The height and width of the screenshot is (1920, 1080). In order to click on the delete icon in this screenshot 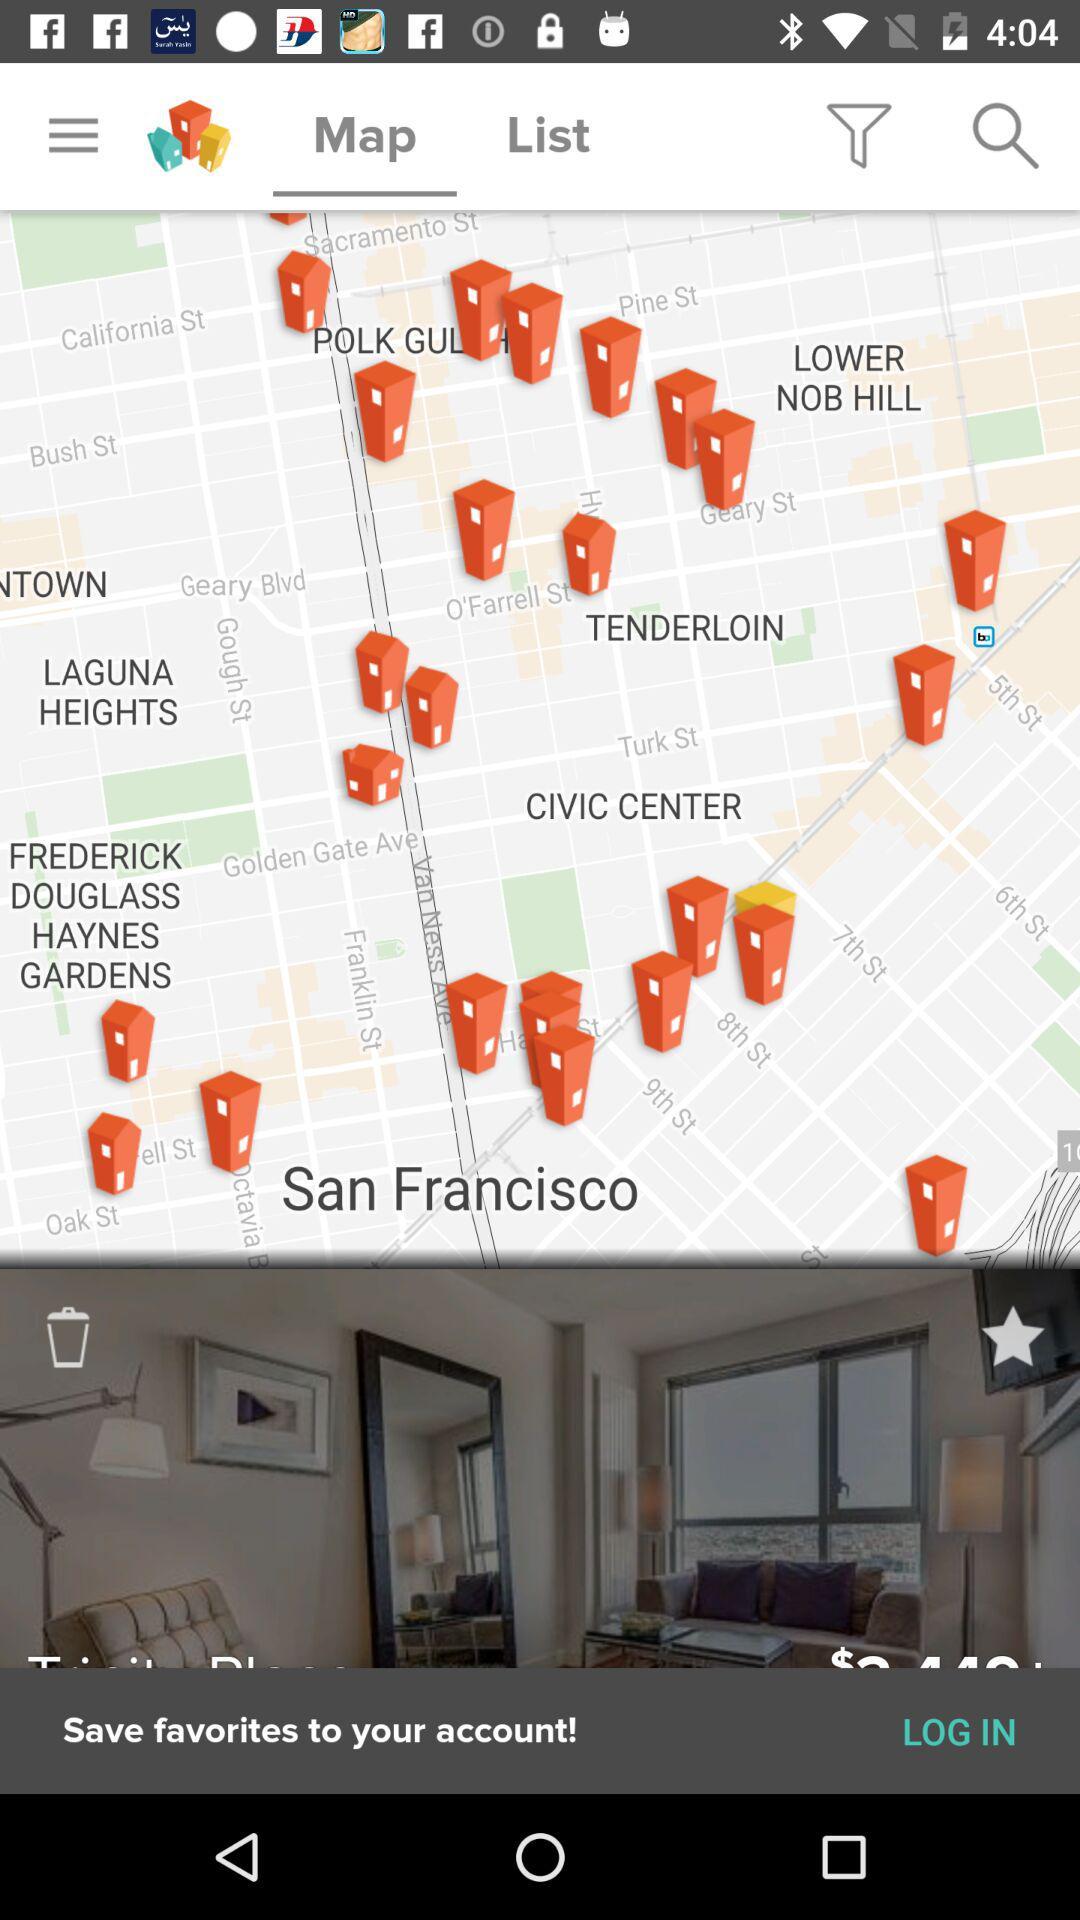, I will do `click(99, 1368)`.